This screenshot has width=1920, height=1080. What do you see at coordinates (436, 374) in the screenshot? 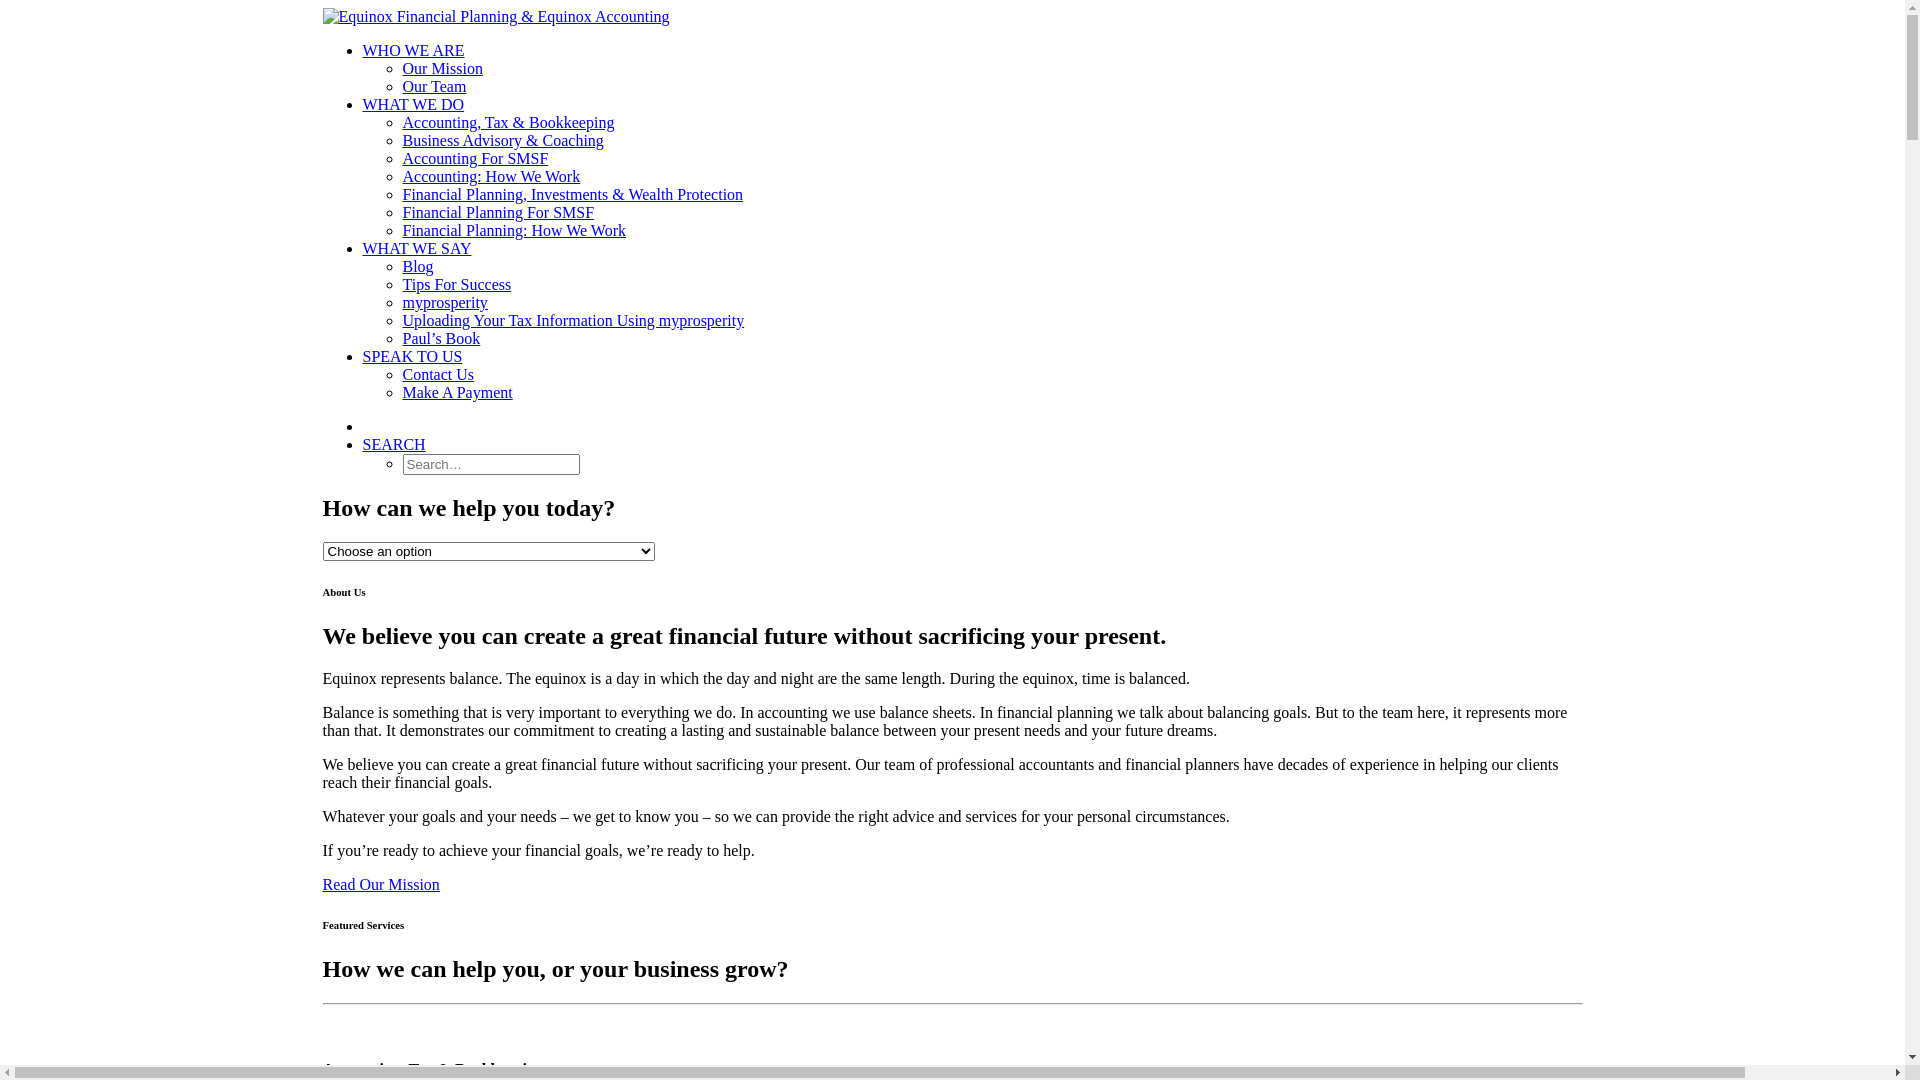
I see `'Contact Us'` at bounding box center [436, 374].